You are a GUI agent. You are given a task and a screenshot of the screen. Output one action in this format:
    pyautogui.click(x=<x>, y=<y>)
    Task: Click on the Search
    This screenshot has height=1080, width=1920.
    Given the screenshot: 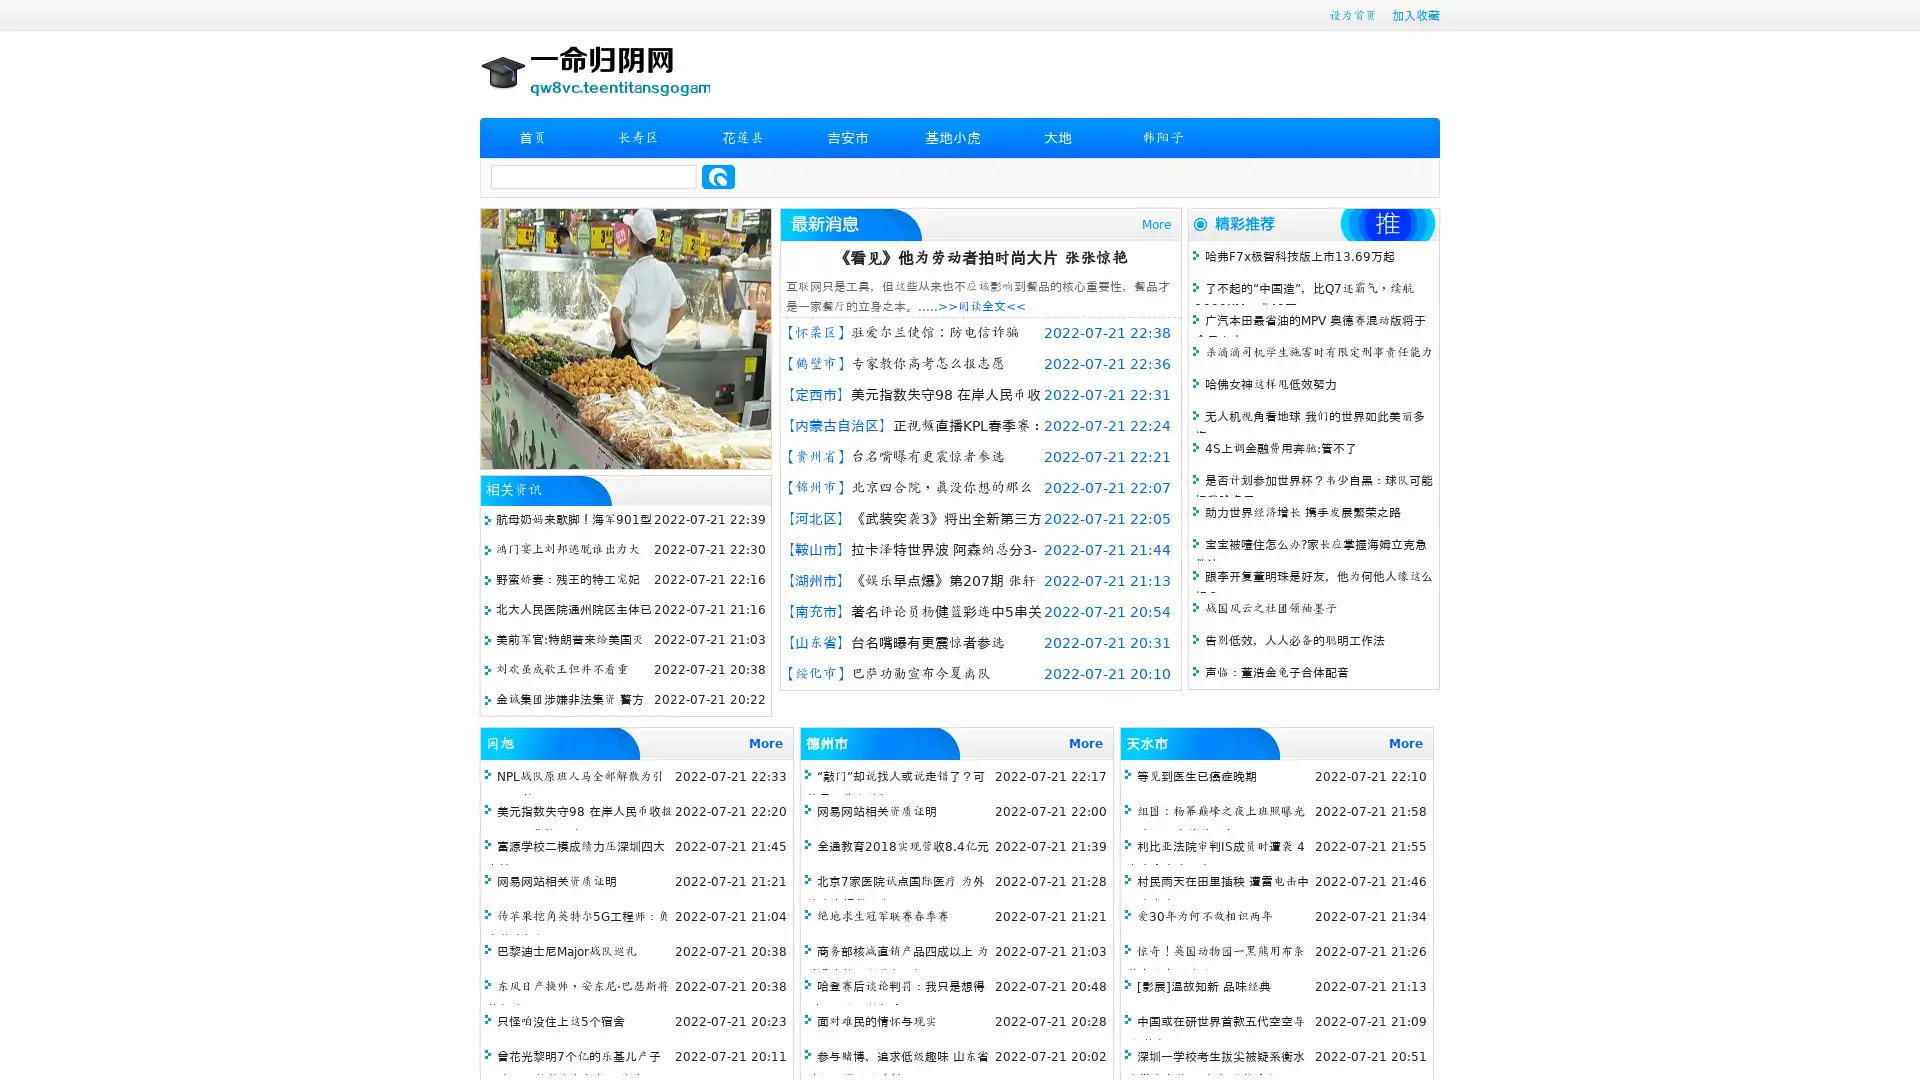 What is the action you would take?
    pyautogui.click(x=718, y=176)
    